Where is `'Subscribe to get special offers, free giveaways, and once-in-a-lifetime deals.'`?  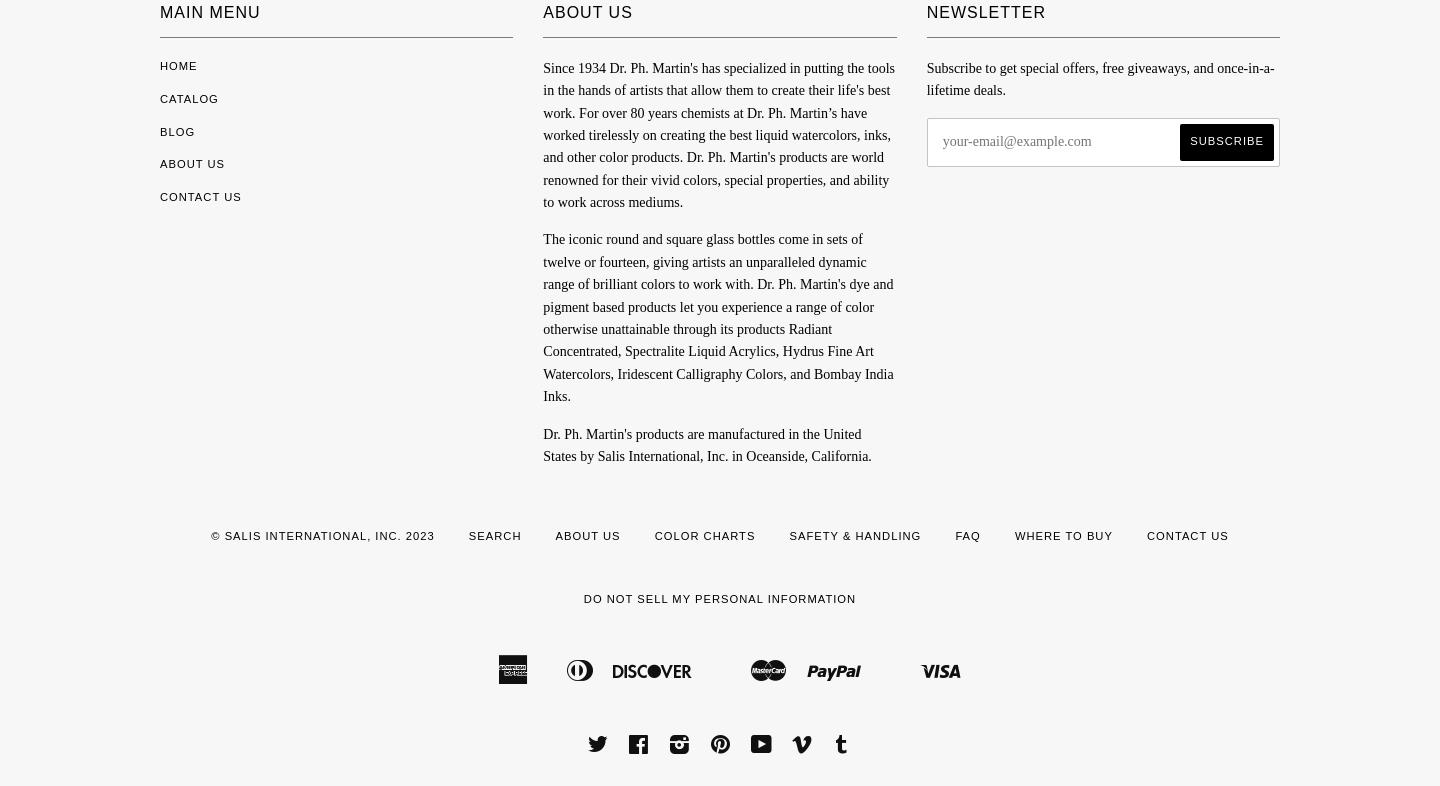
'Subscribe to get special offers, free giveaways, and once-in-a-lifetime deals.' is located at coordinates (1099, 77).